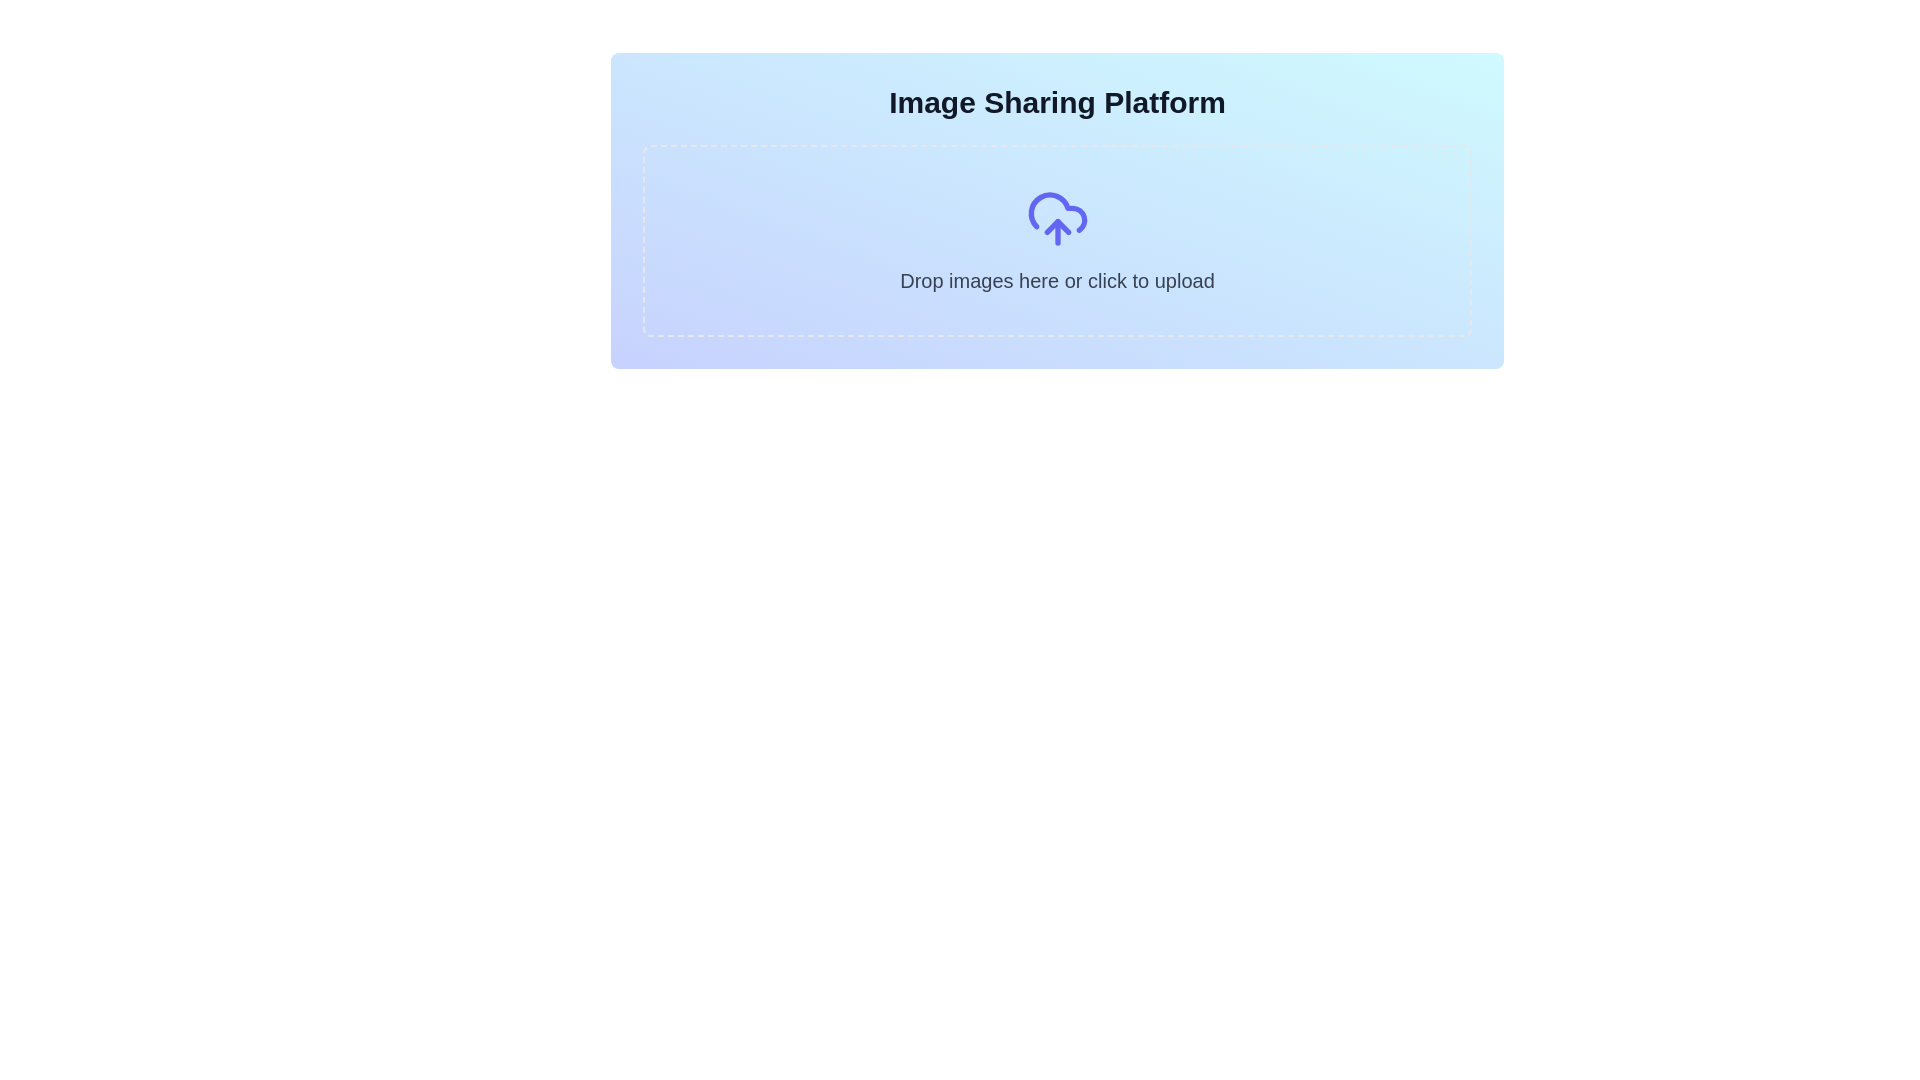  I want to click on the Drop area for file upload functionality located below the 'Image Sharing Platform' heading, so click(1056, 239).